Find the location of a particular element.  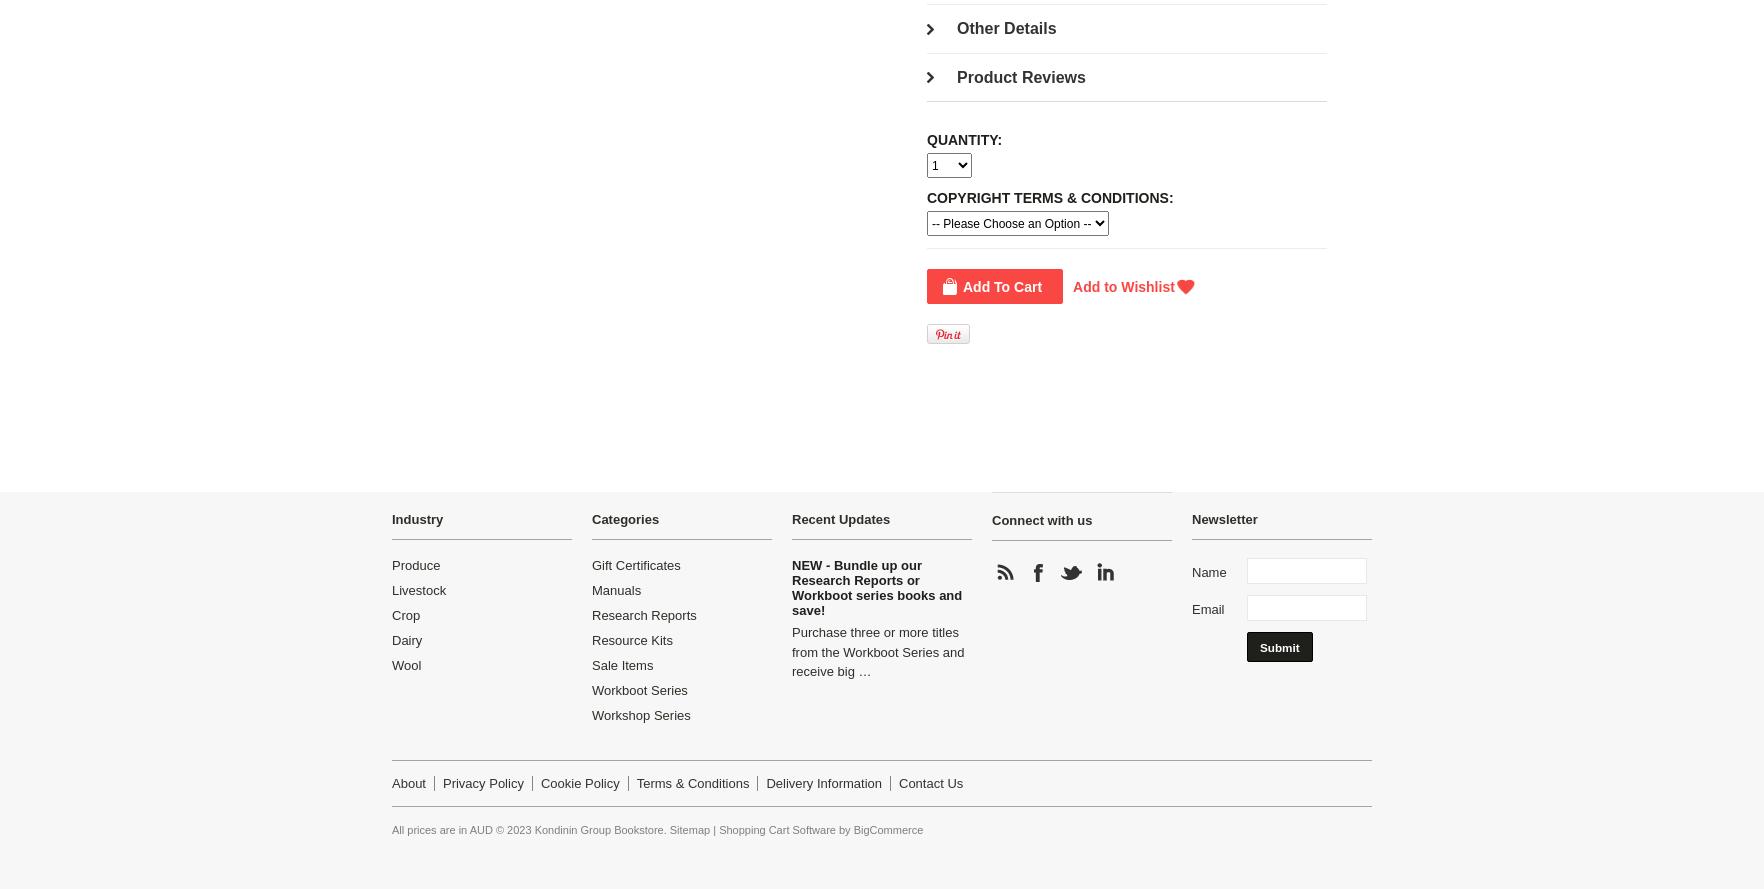

'|' is located at coordinates (710, 828).